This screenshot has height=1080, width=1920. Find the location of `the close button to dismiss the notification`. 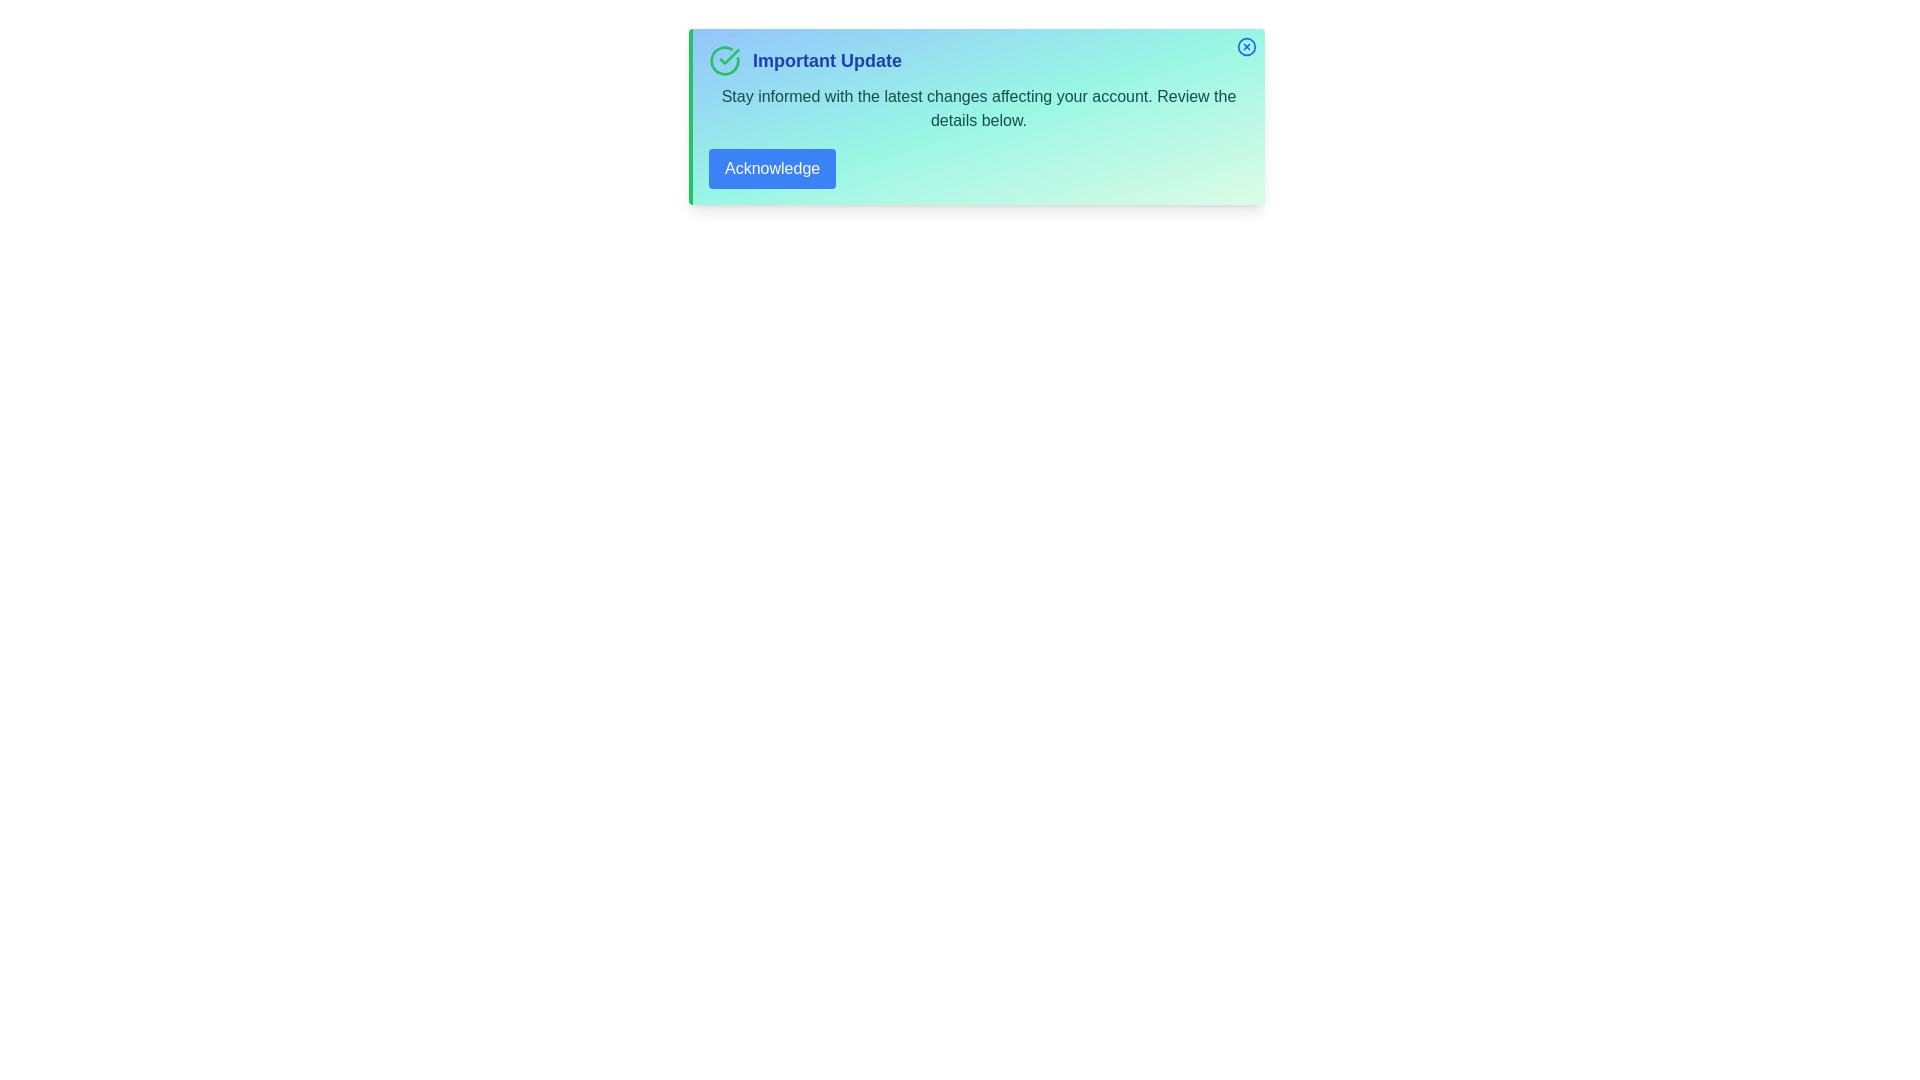

the close button to dismiss the notification is located at coordinates (1246, 45).